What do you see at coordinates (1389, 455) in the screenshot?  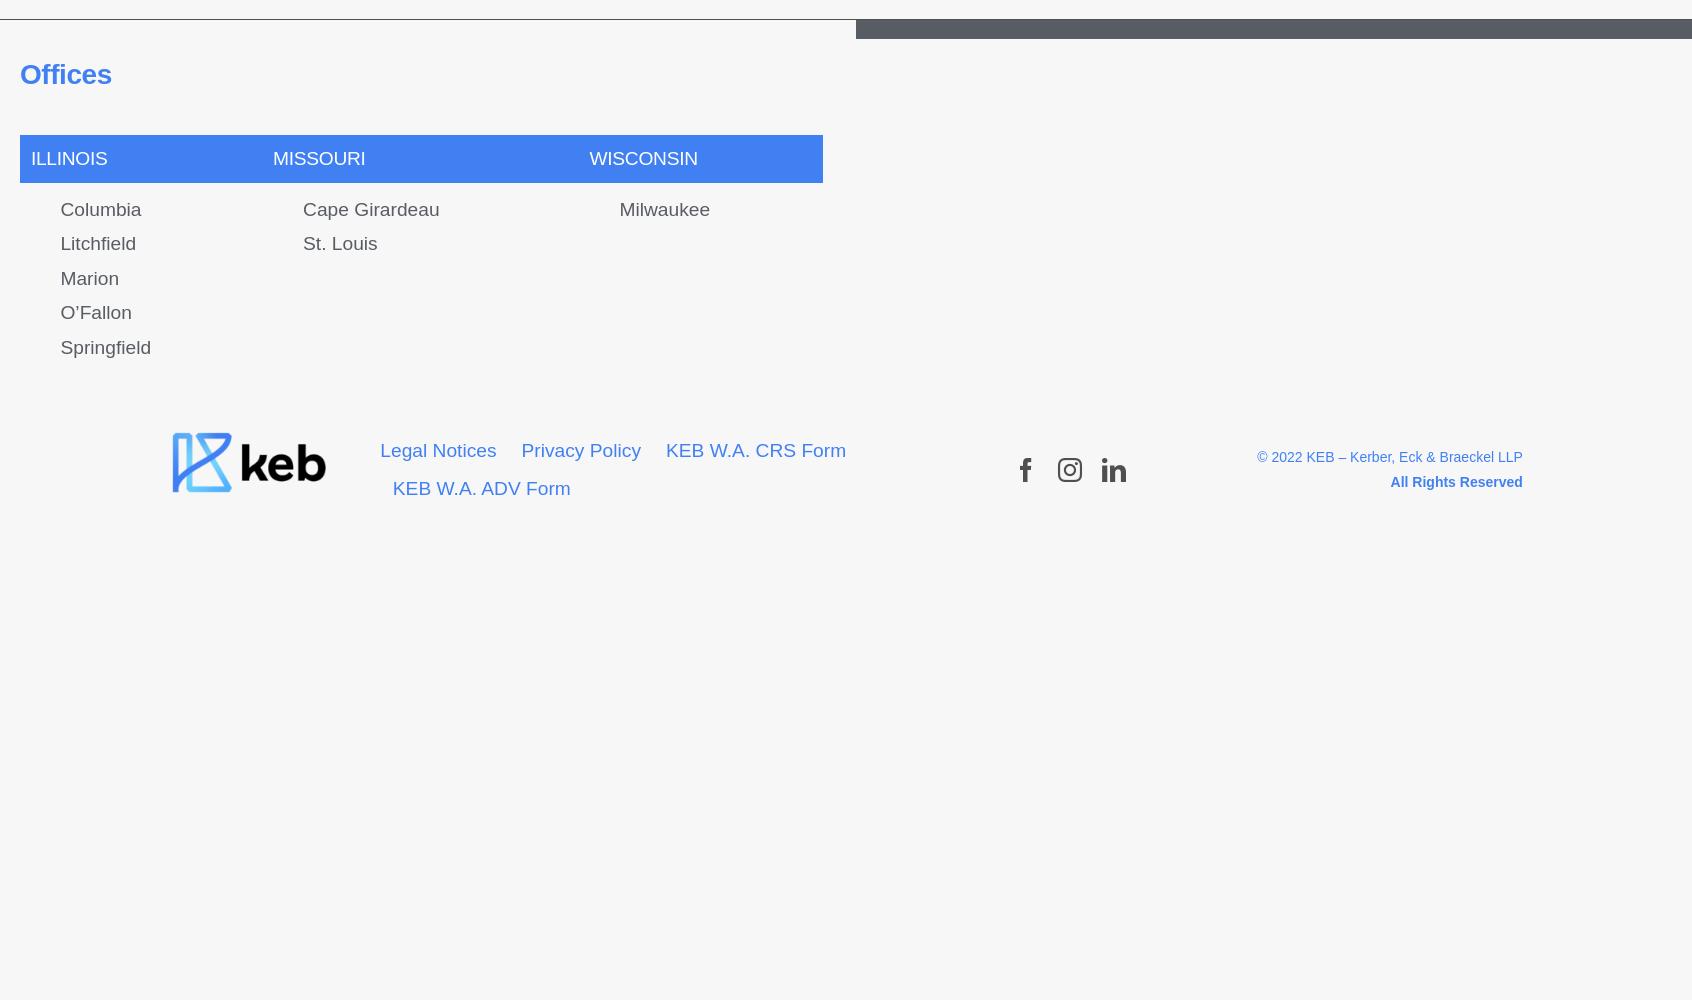 I see `'© 2022 KEB – Kerber, Eck & Braeckel LLP'` at bounding box center [1389, 455].